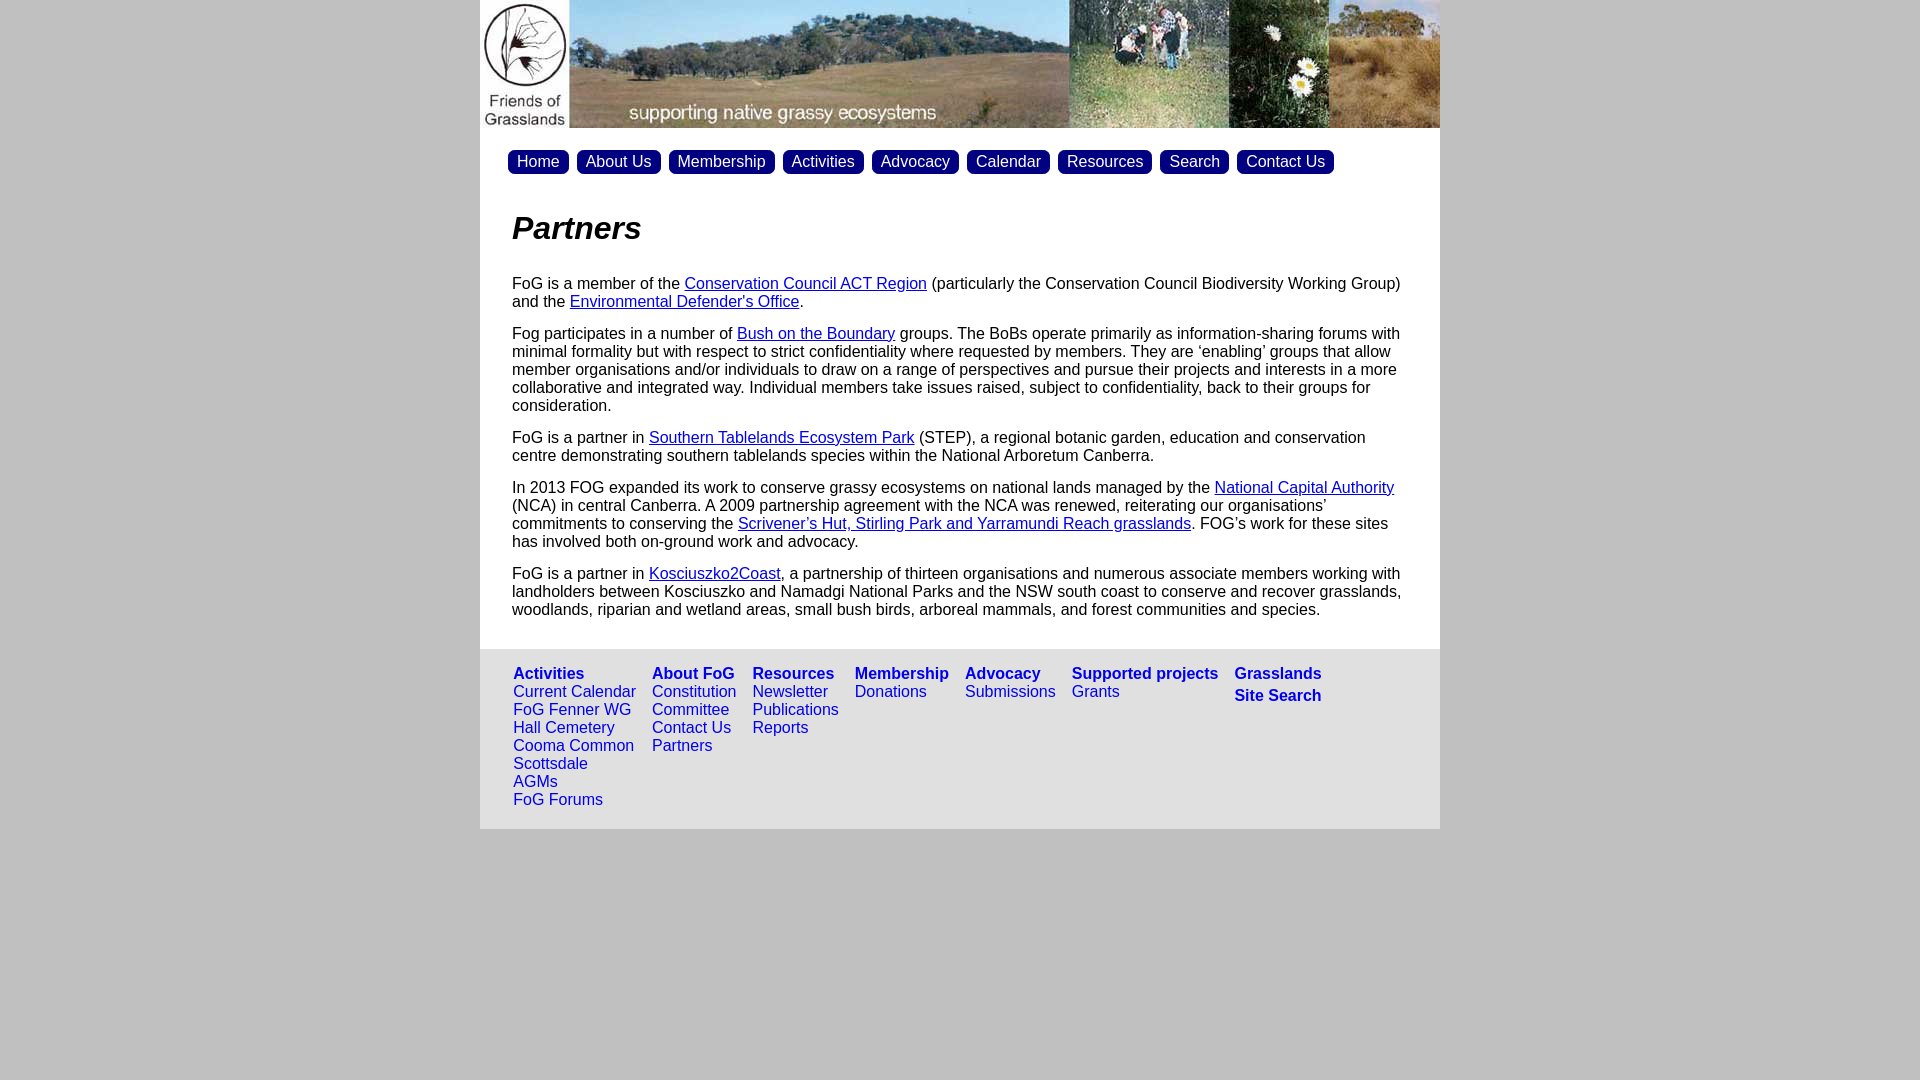  I want to click on 'Scottsdale', so click(513, 763).